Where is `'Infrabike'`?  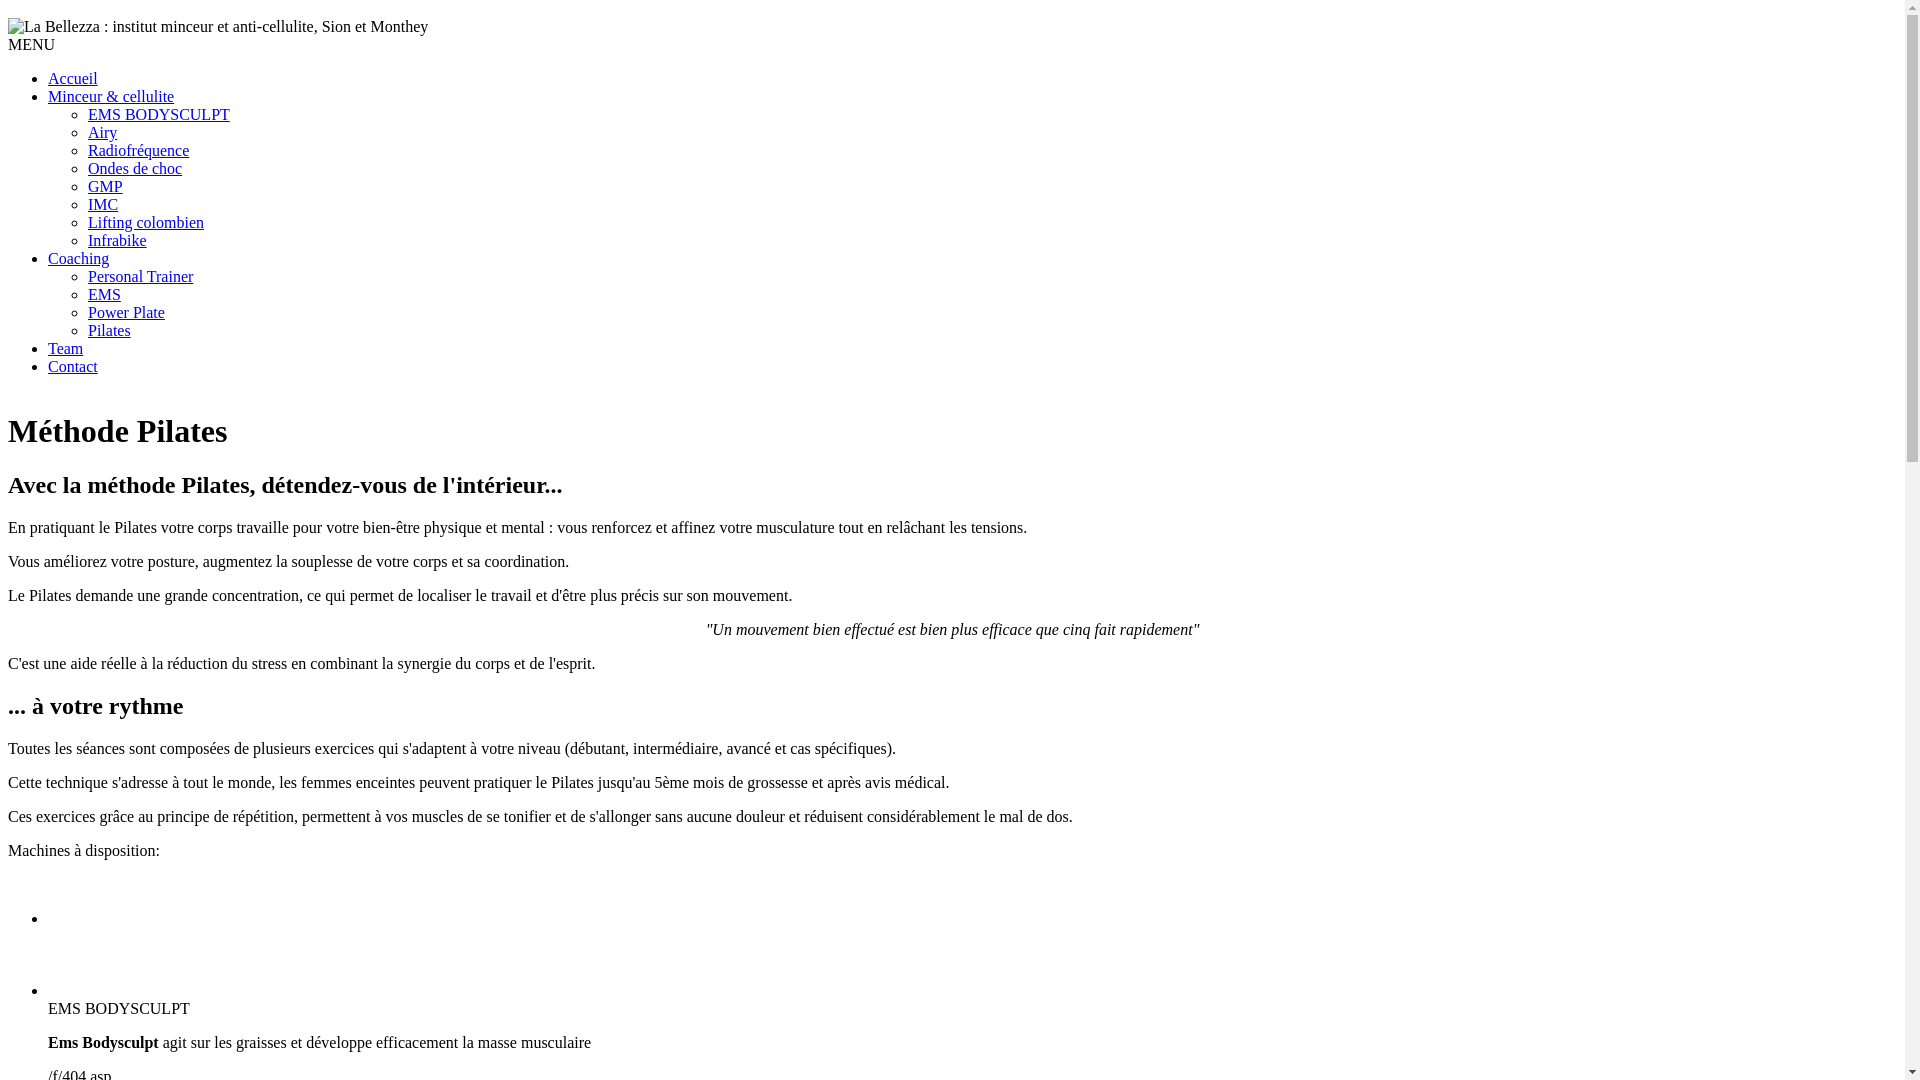 'Infrabike' is located at coordinates (116, 239).